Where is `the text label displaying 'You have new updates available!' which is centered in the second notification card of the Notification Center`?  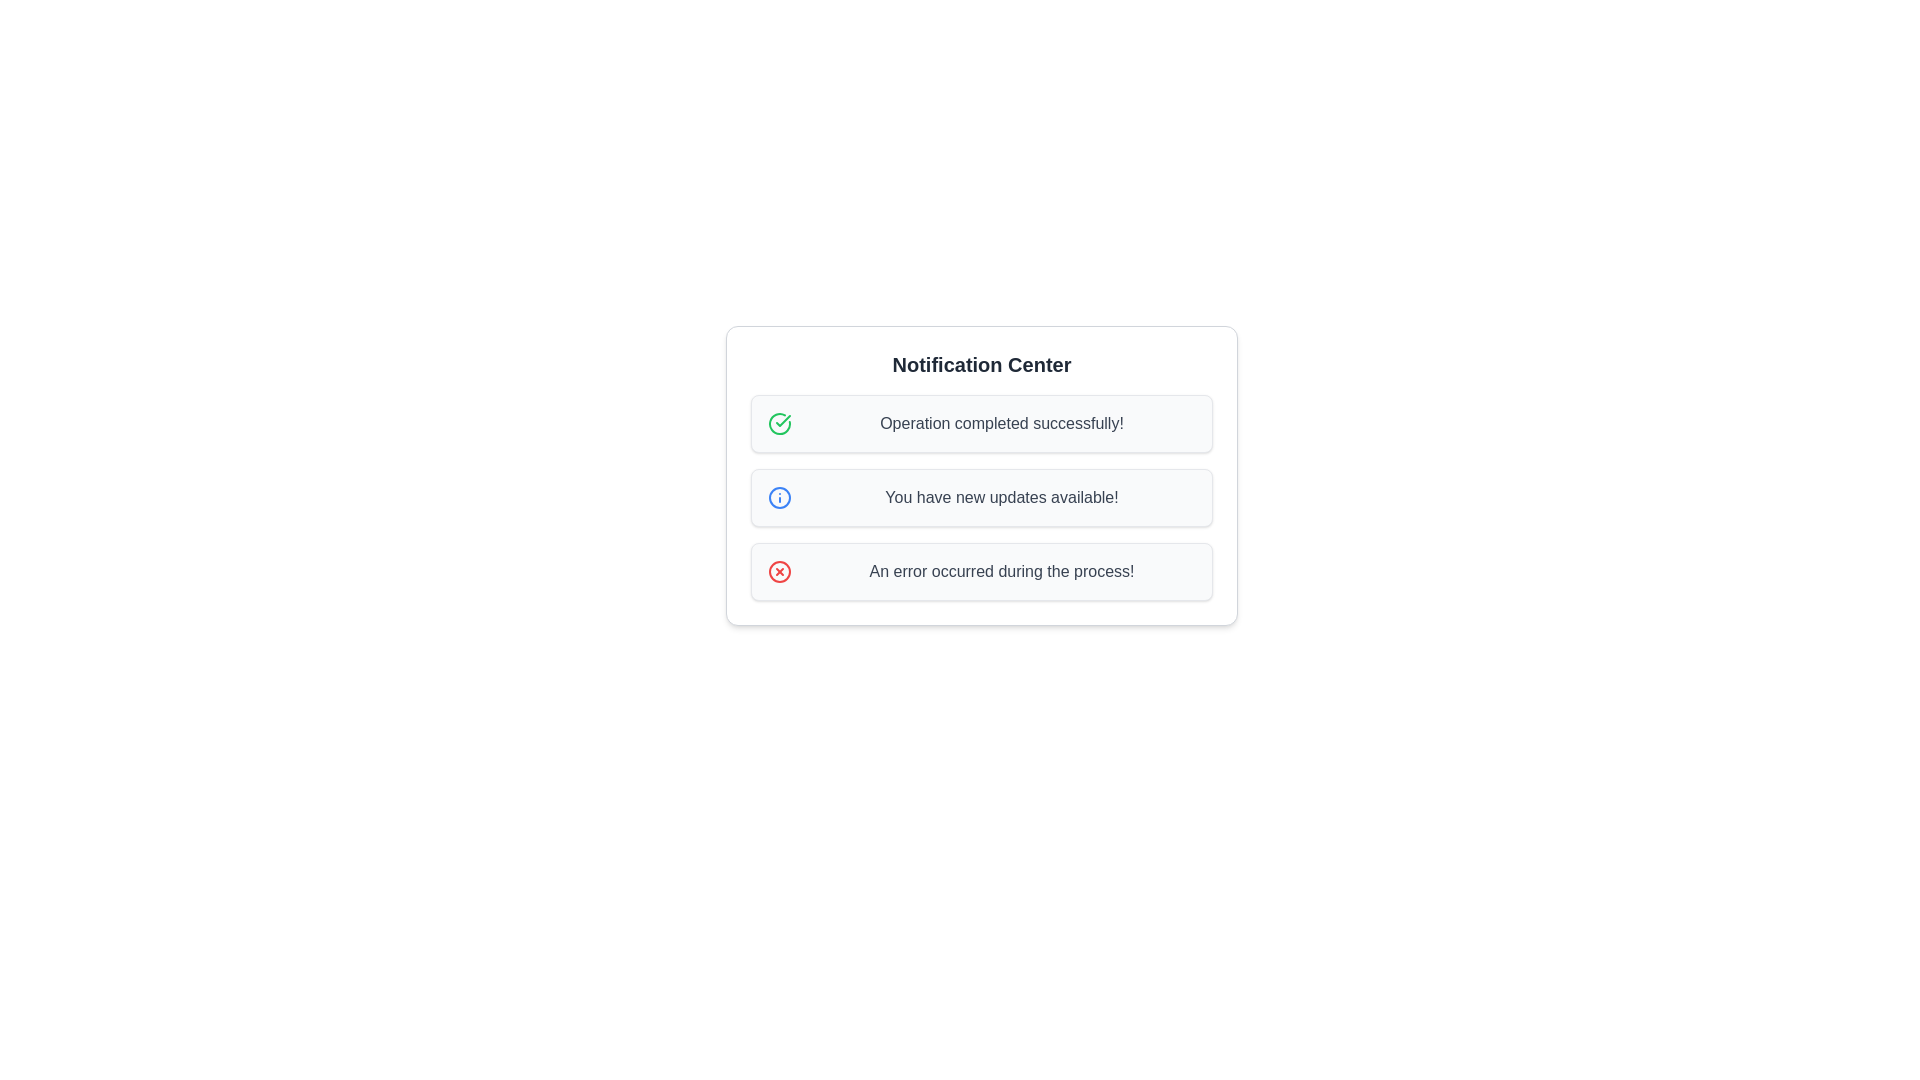
the text label displaying 'You have new updates available!' which is centered in the second notification card of the Notification Center is located at coordinates (1002, 496).